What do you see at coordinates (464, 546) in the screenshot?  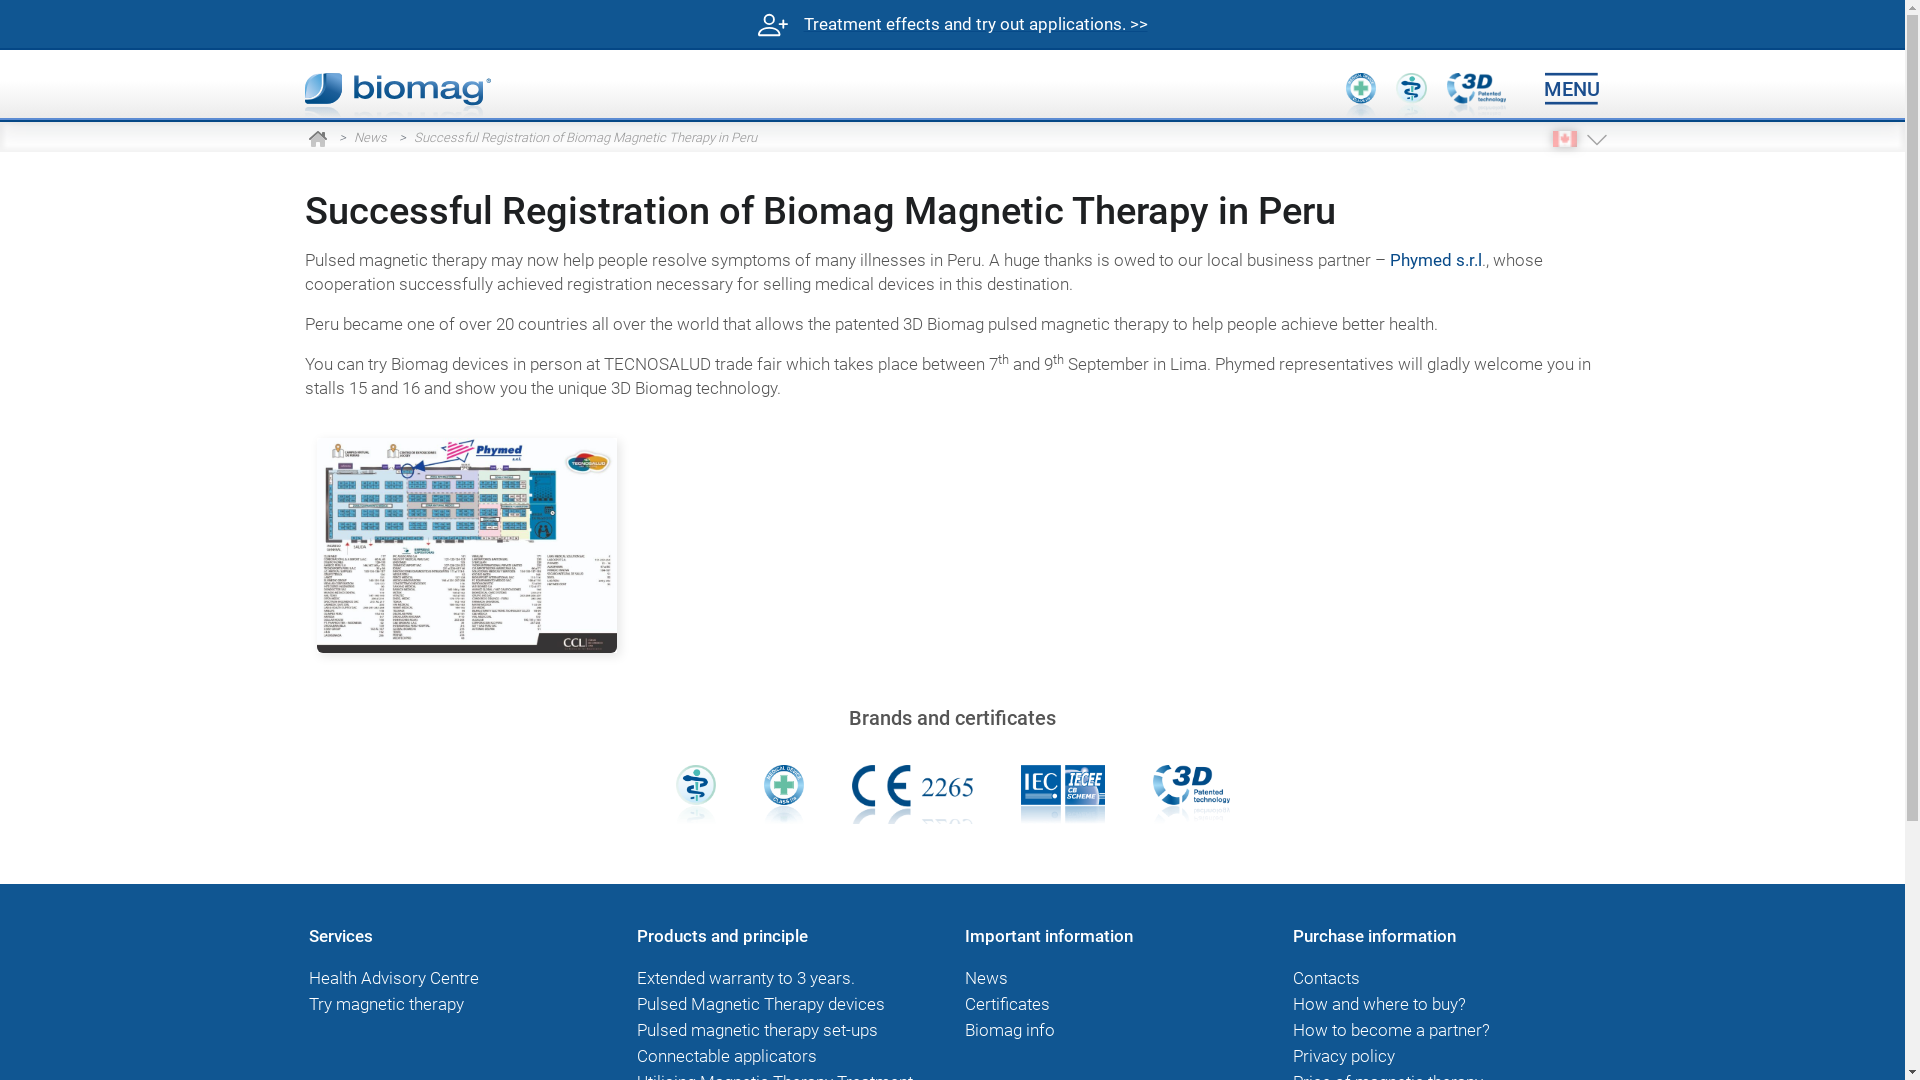 I see `'Phymed-LIma'` at bounding box center [464, 546].